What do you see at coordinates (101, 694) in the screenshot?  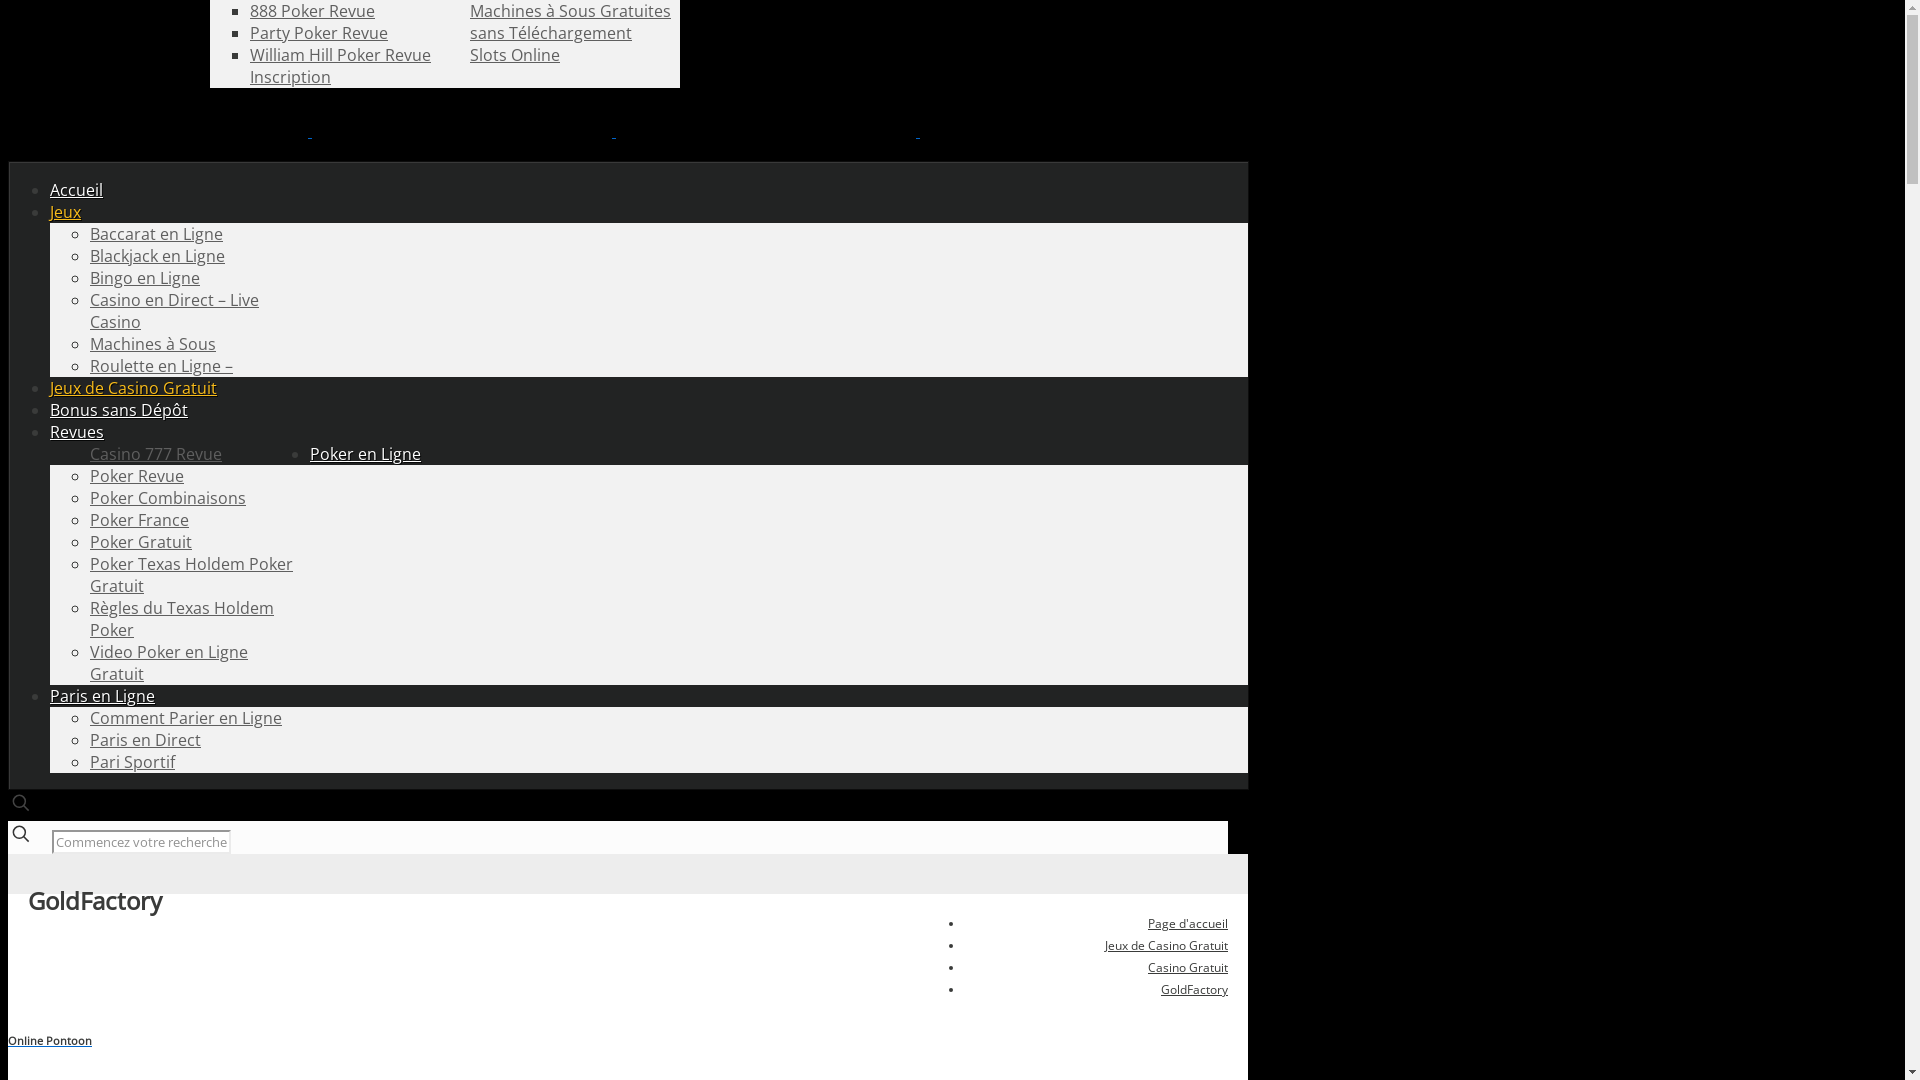 I see `'Paris en Ligne'` at bounding box center [101, 694].